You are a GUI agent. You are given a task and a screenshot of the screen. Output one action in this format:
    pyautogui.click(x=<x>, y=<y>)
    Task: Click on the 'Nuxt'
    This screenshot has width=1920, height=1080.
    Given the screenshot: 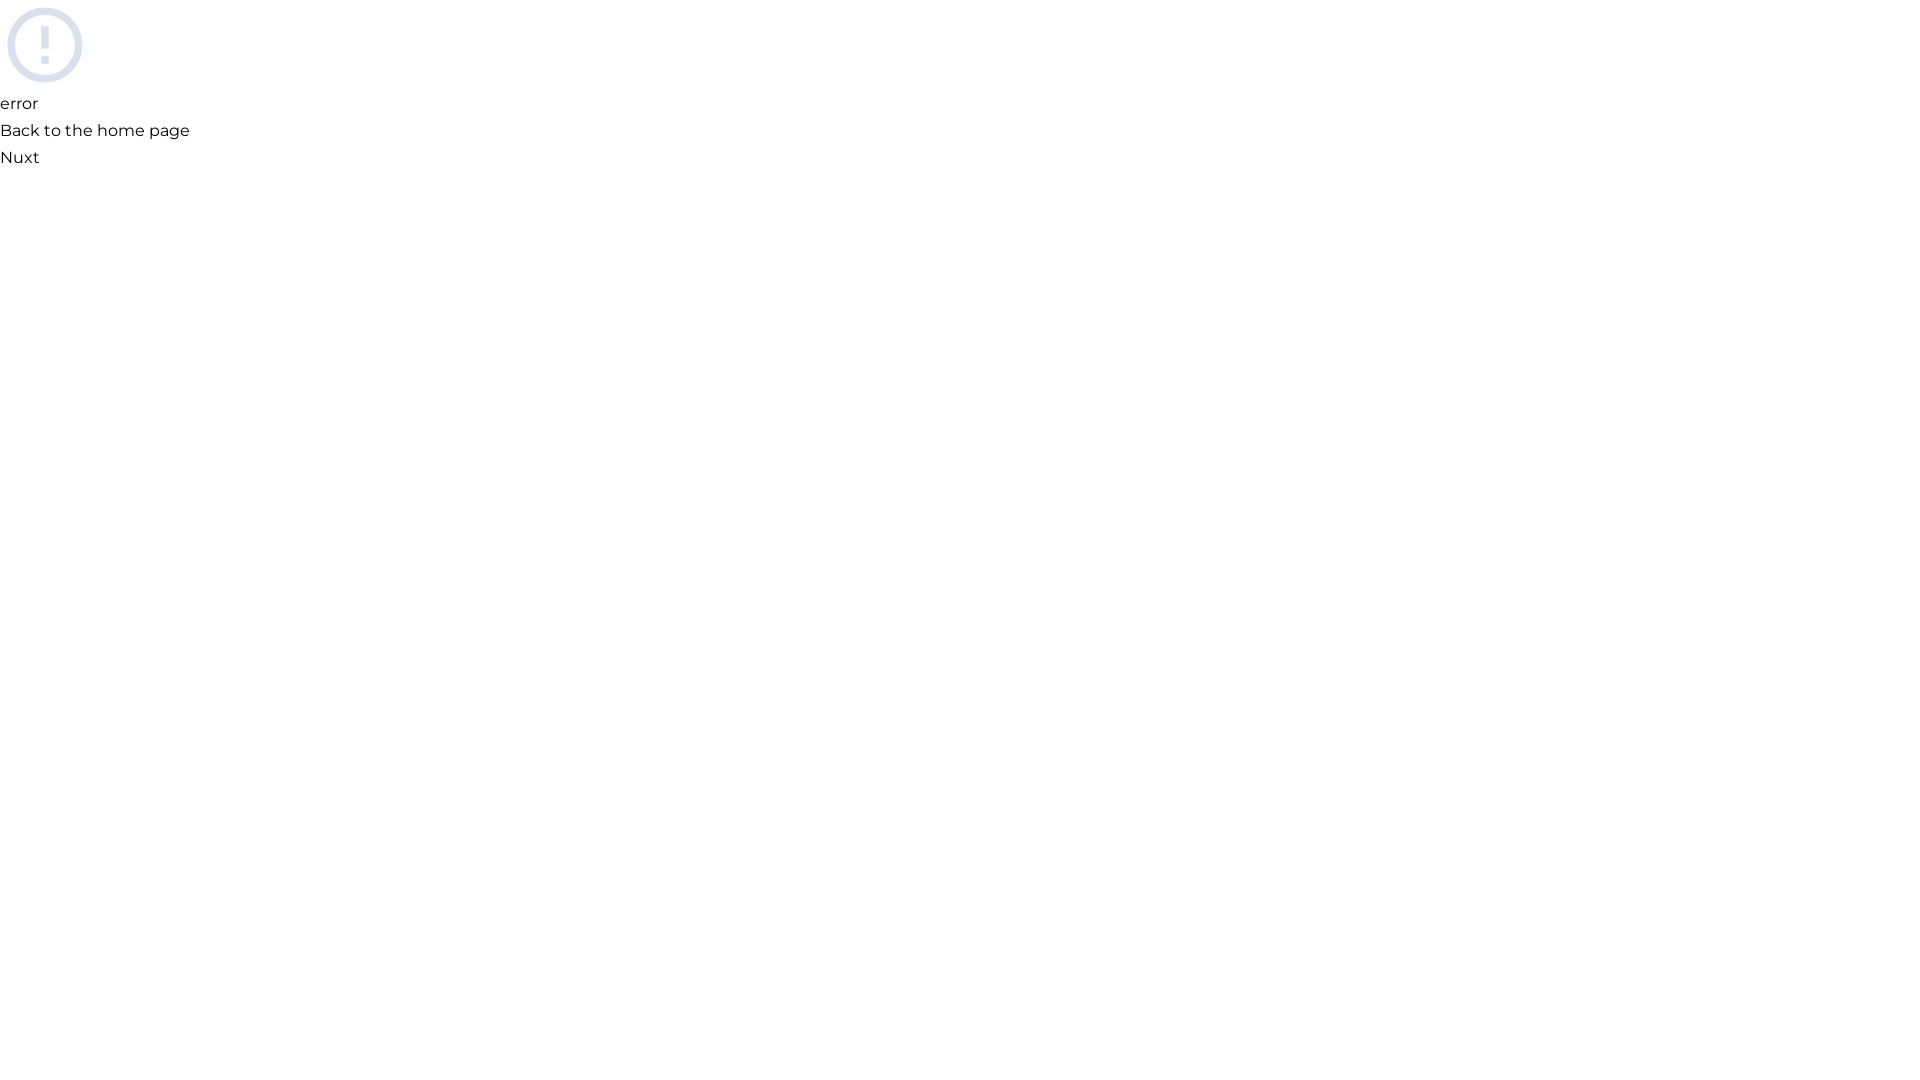 What is the action you would take?
    pyautogui.click(x=19, y=156)
    